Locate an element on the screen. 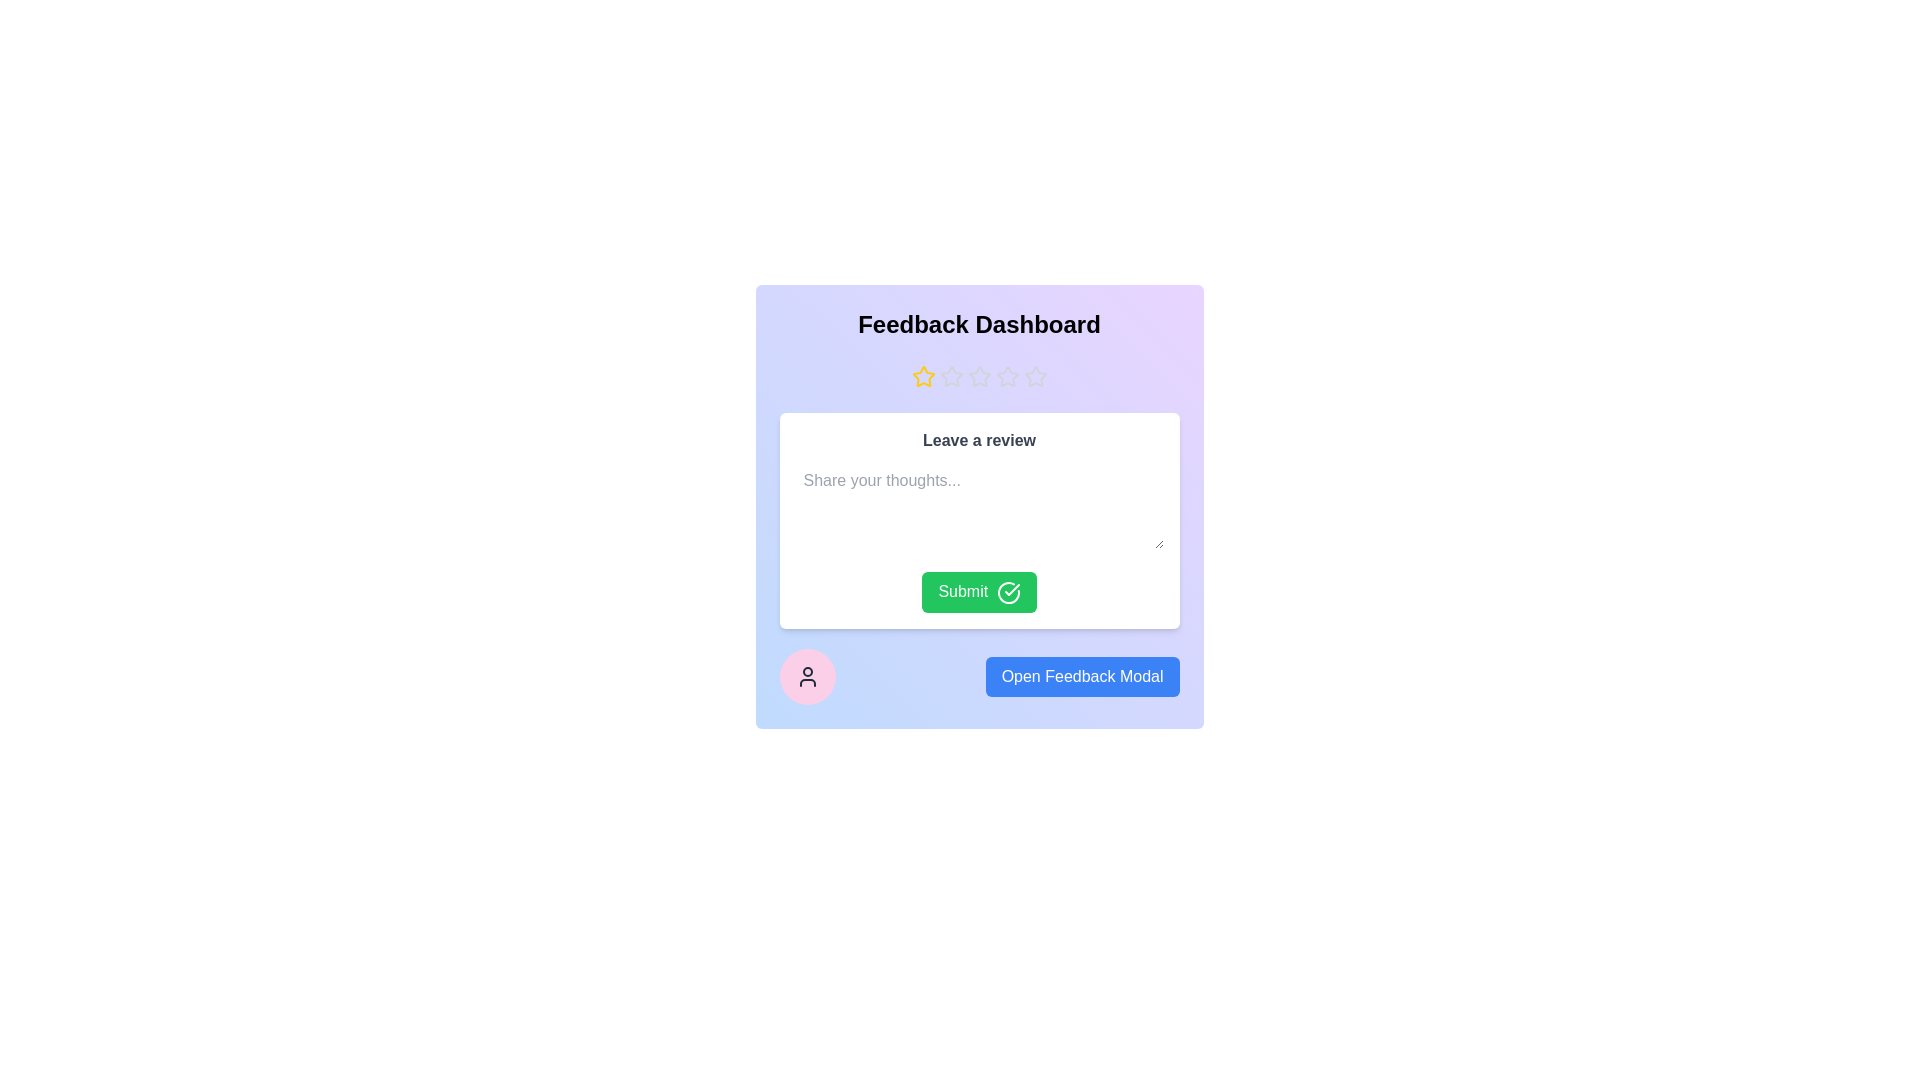  the green rectangular 'Submit' button with rounded corners and a checkmark icon is located at coordinates (979, 591).